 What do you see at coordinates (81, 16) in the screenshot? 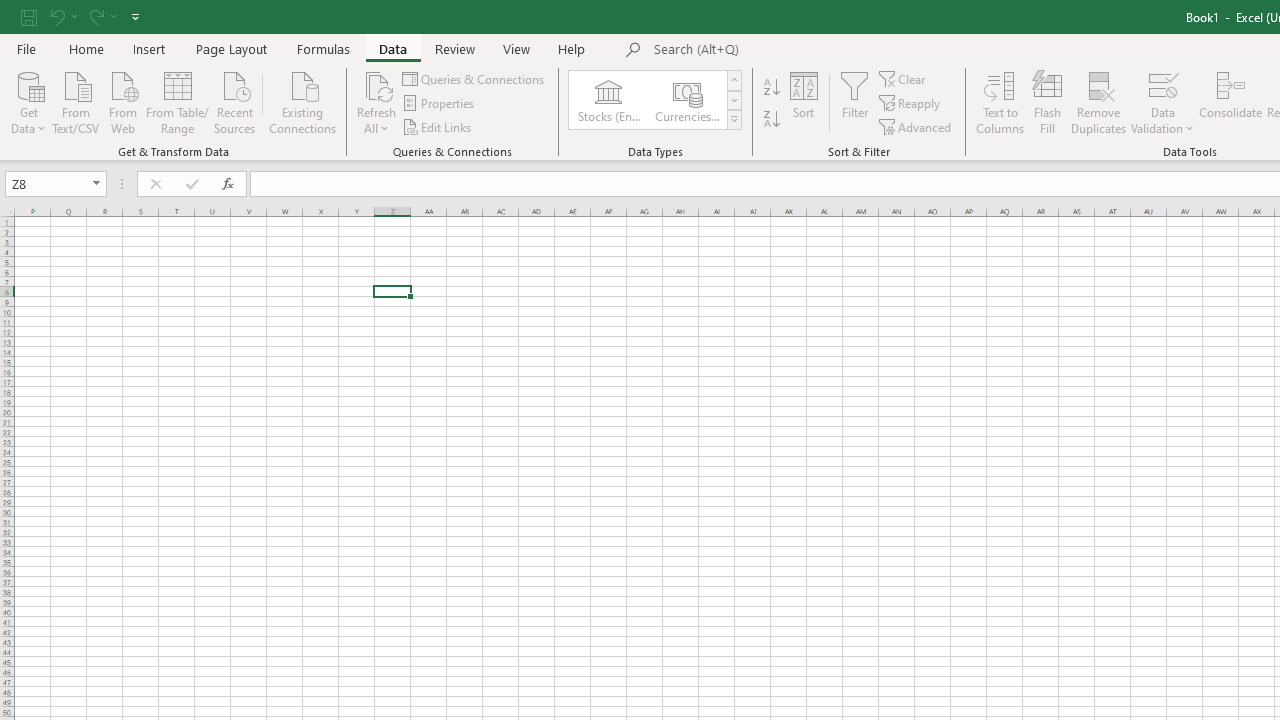
I see `'Quick Access Toolbar'` at bounding box center [81, 16].